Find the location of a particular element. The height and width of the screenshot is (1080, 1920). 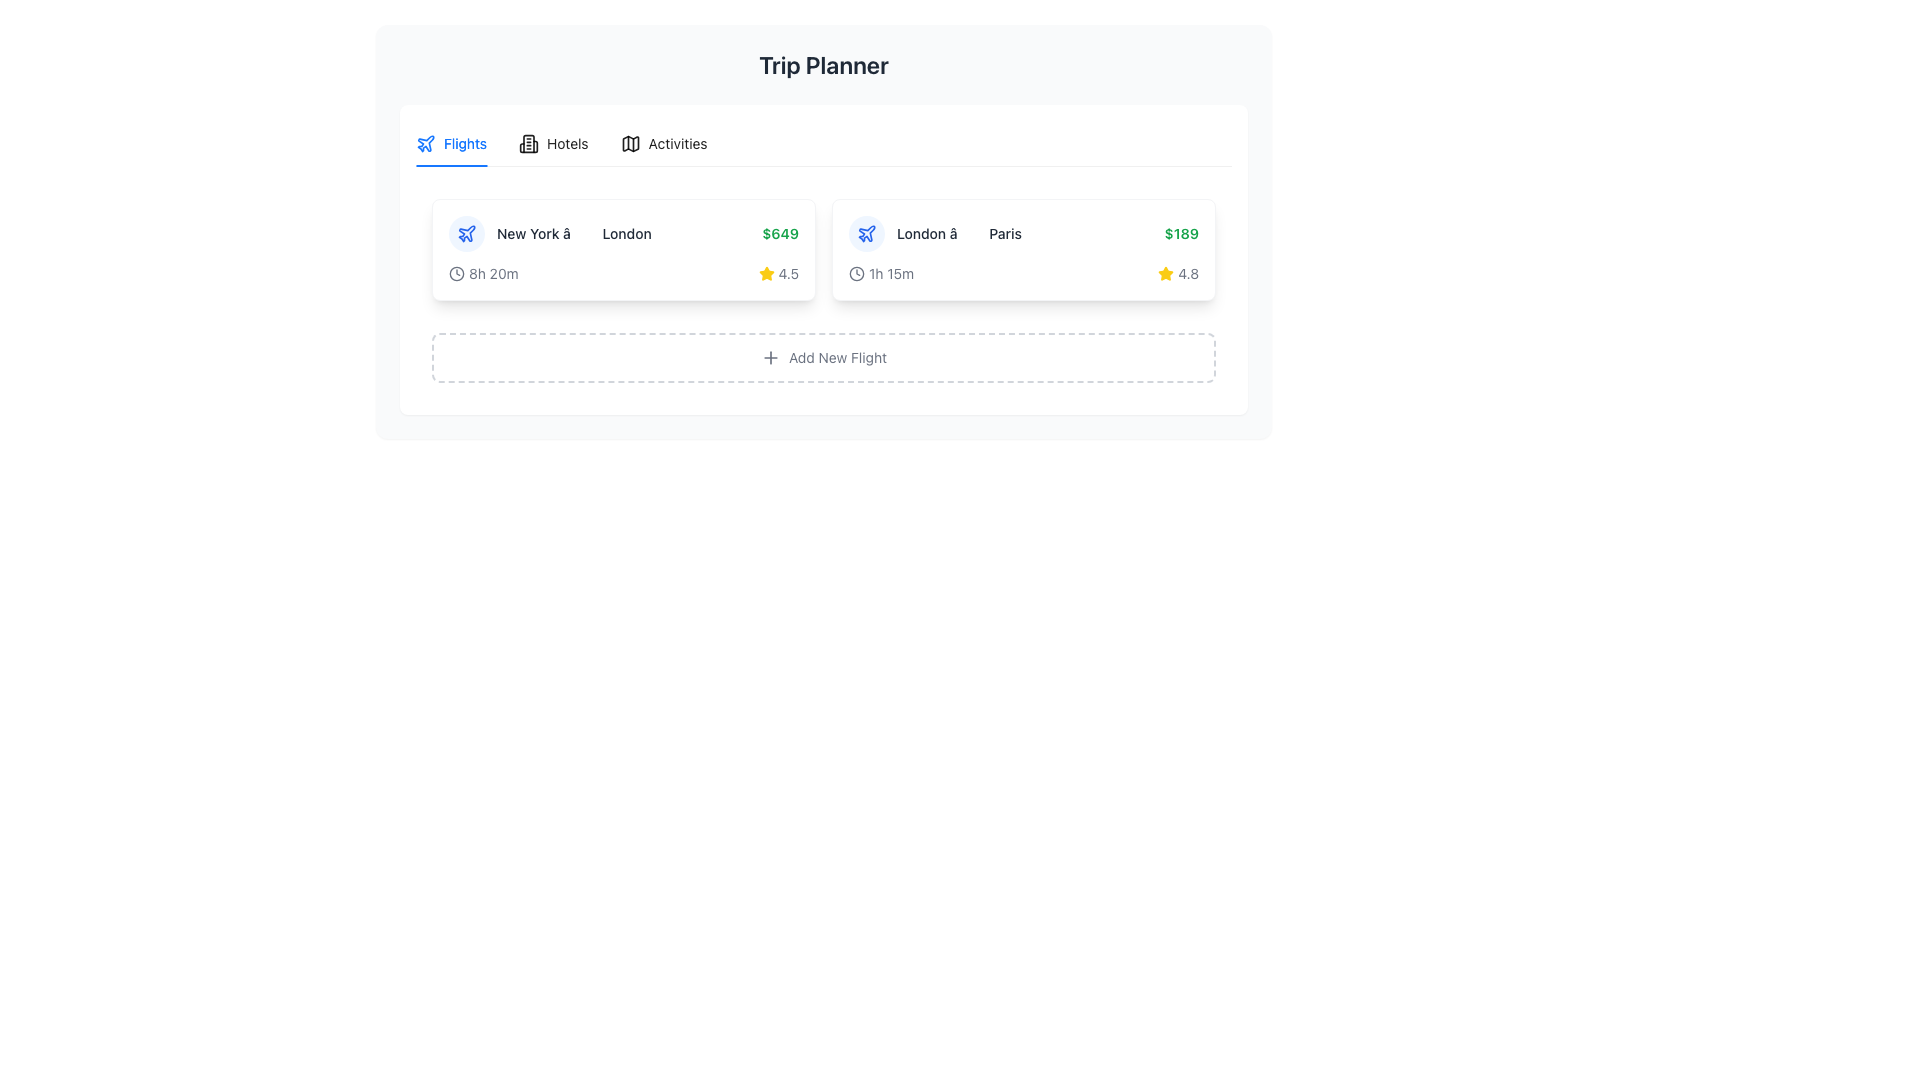

the flight information icon located on the far right within a row, centered in a card-like structure is located at coordinates (867, 233).